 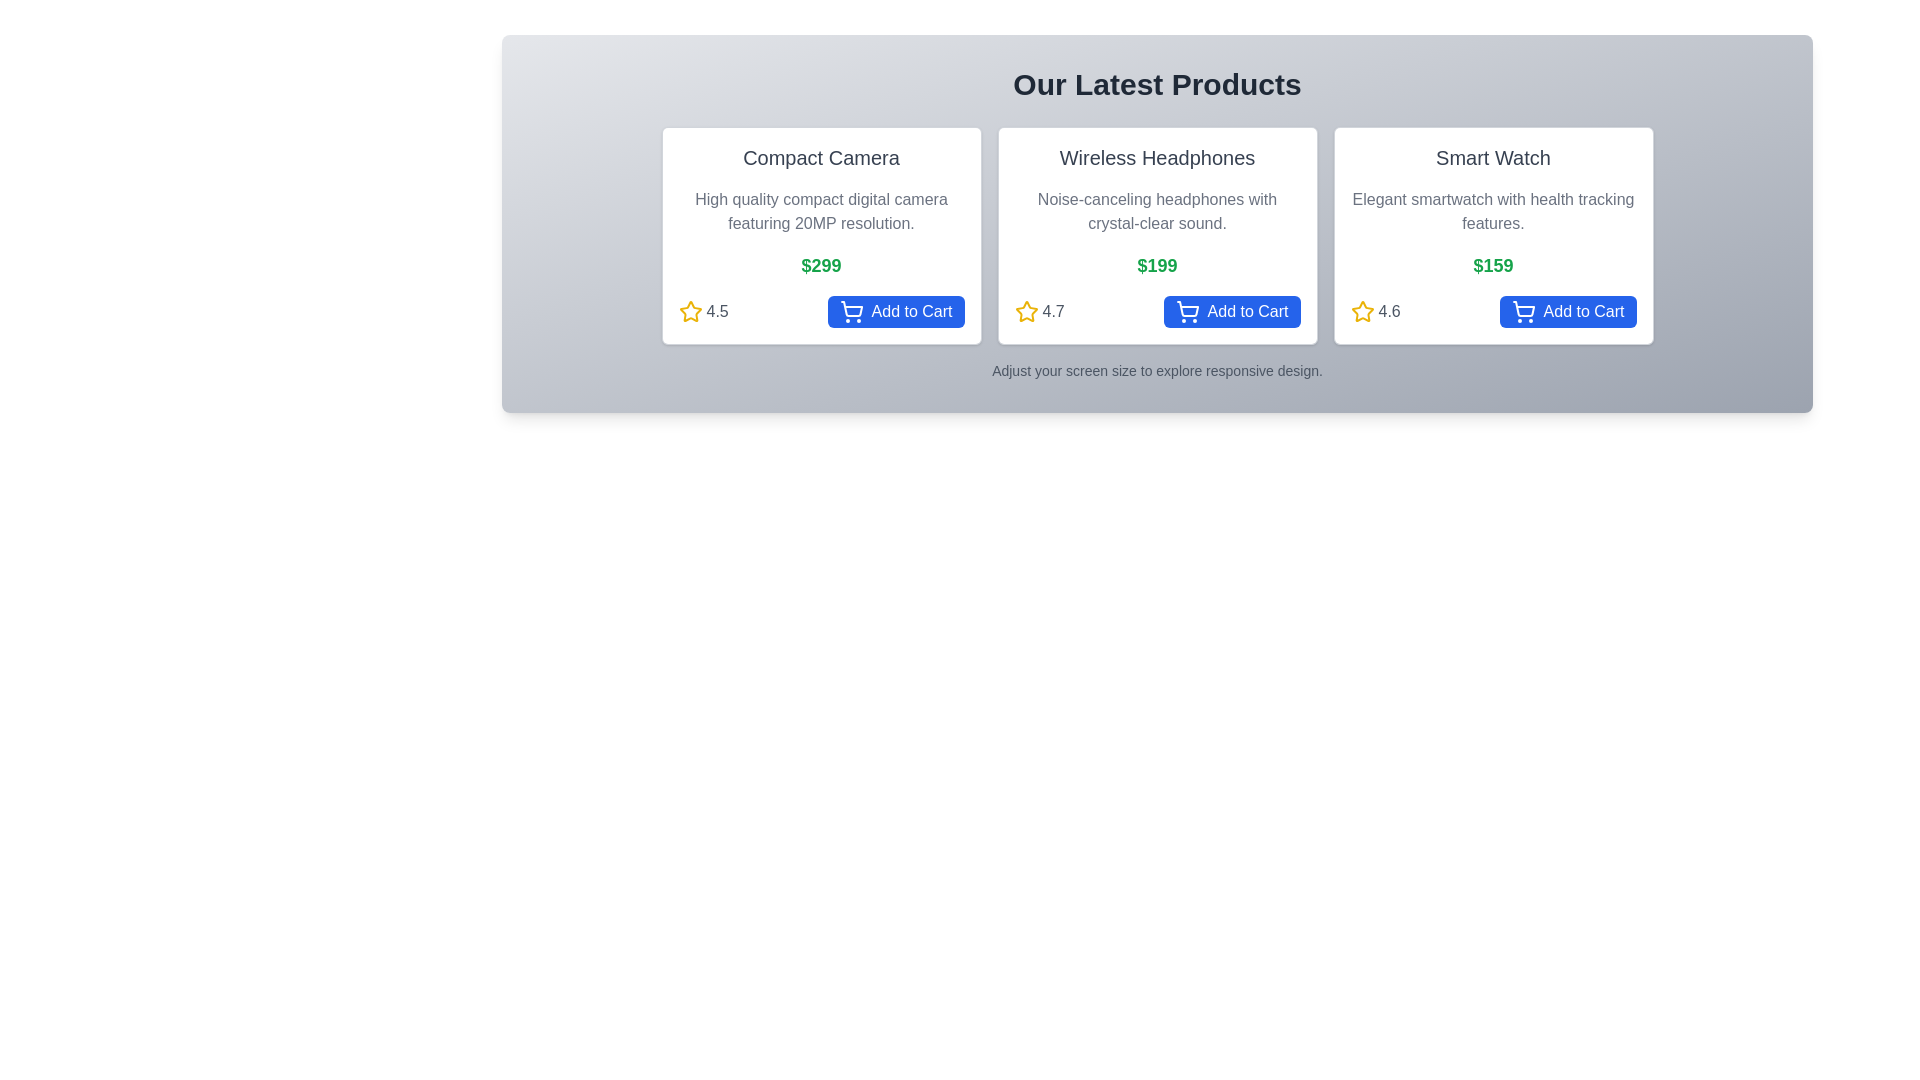 I want to click on the Text Block element that contains the text 'Noise-canceling headphones with crystal-clear sound.' positioned below the title 'Wireless Headphones.', so click(x=1157, y=212).